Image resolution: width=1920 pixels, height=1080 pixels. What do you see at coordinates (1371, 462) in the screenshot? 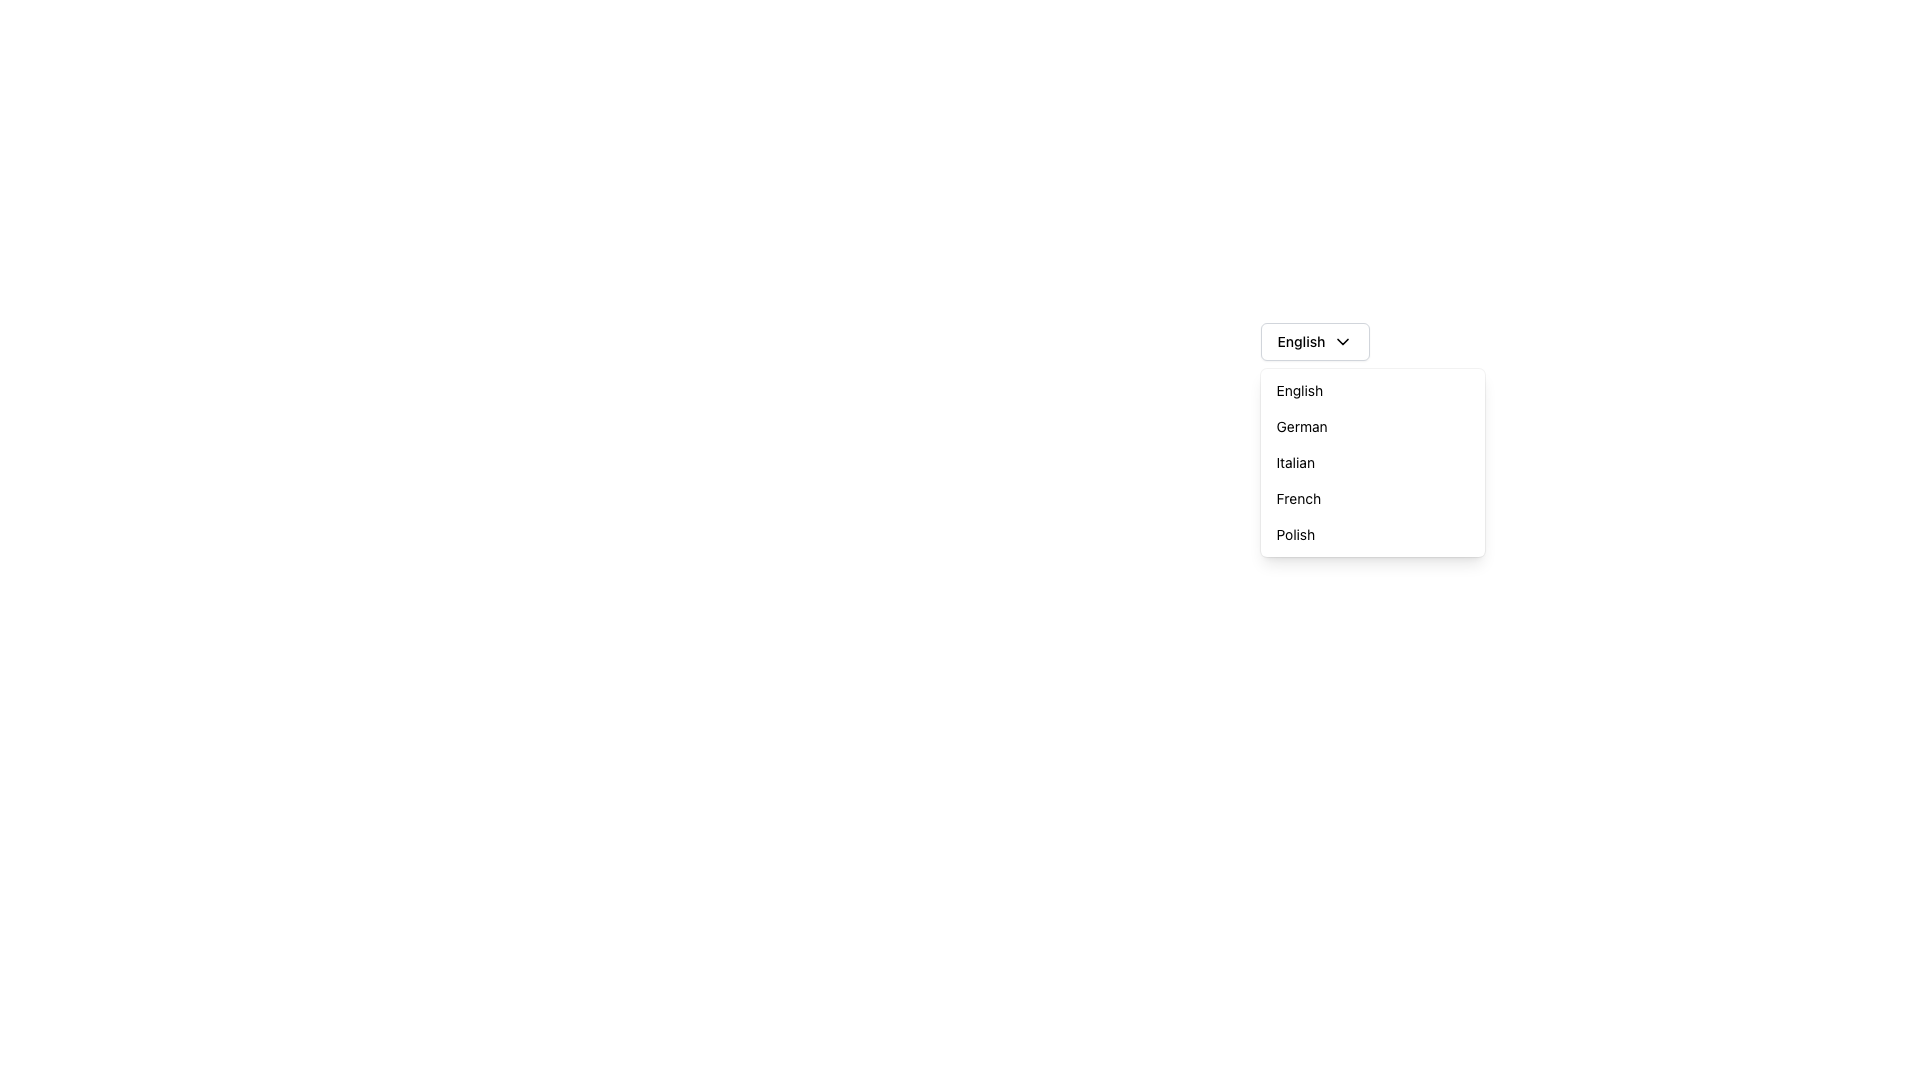
I see `the 'Italian' language option in the dropdown menu, which is the third option after 'German' and before 'French'` at bounding box center [1371, 462].